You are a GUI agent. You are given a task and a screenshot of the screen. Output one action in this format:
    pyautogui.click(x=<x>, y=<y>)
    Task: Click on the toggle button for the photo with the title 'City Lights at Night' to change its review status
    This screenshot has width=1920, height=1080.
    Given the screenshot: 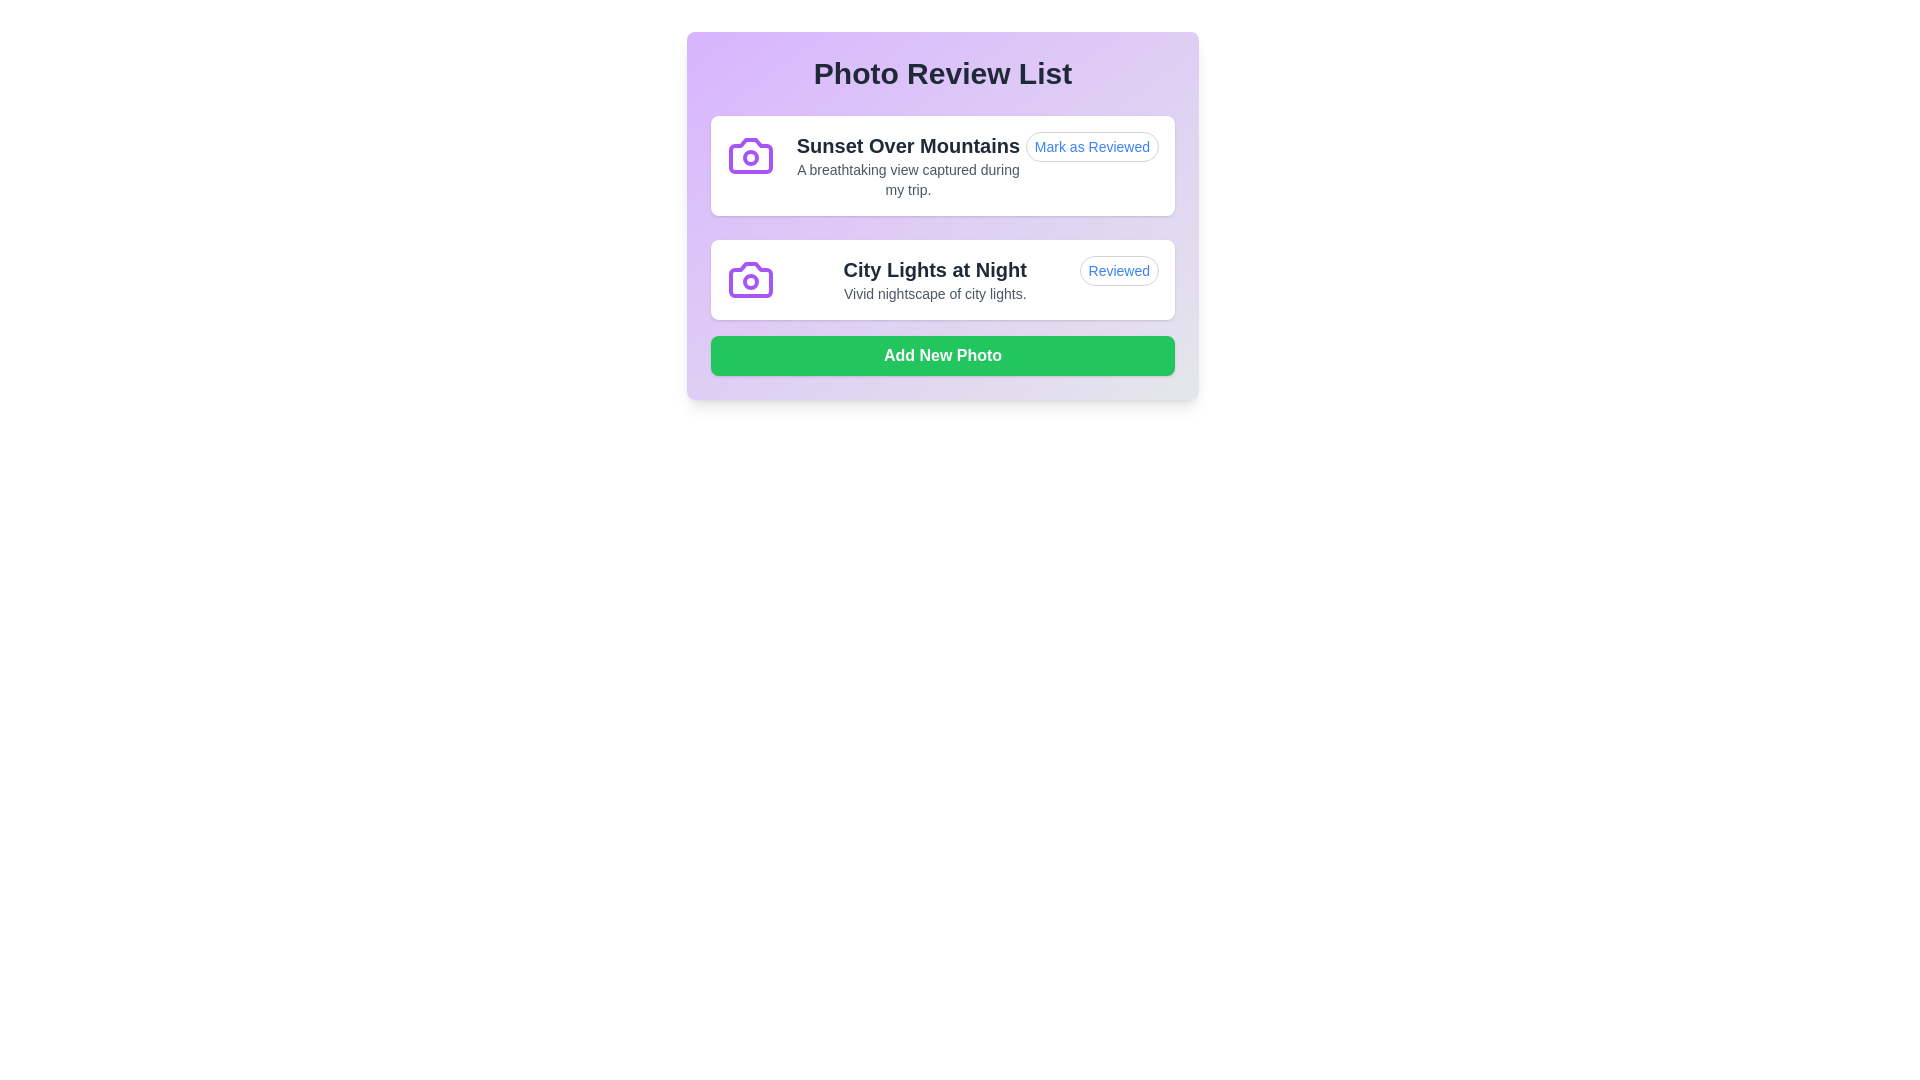 What is the action you would take?
    pyautogui.click(x=1118, y=270)
    